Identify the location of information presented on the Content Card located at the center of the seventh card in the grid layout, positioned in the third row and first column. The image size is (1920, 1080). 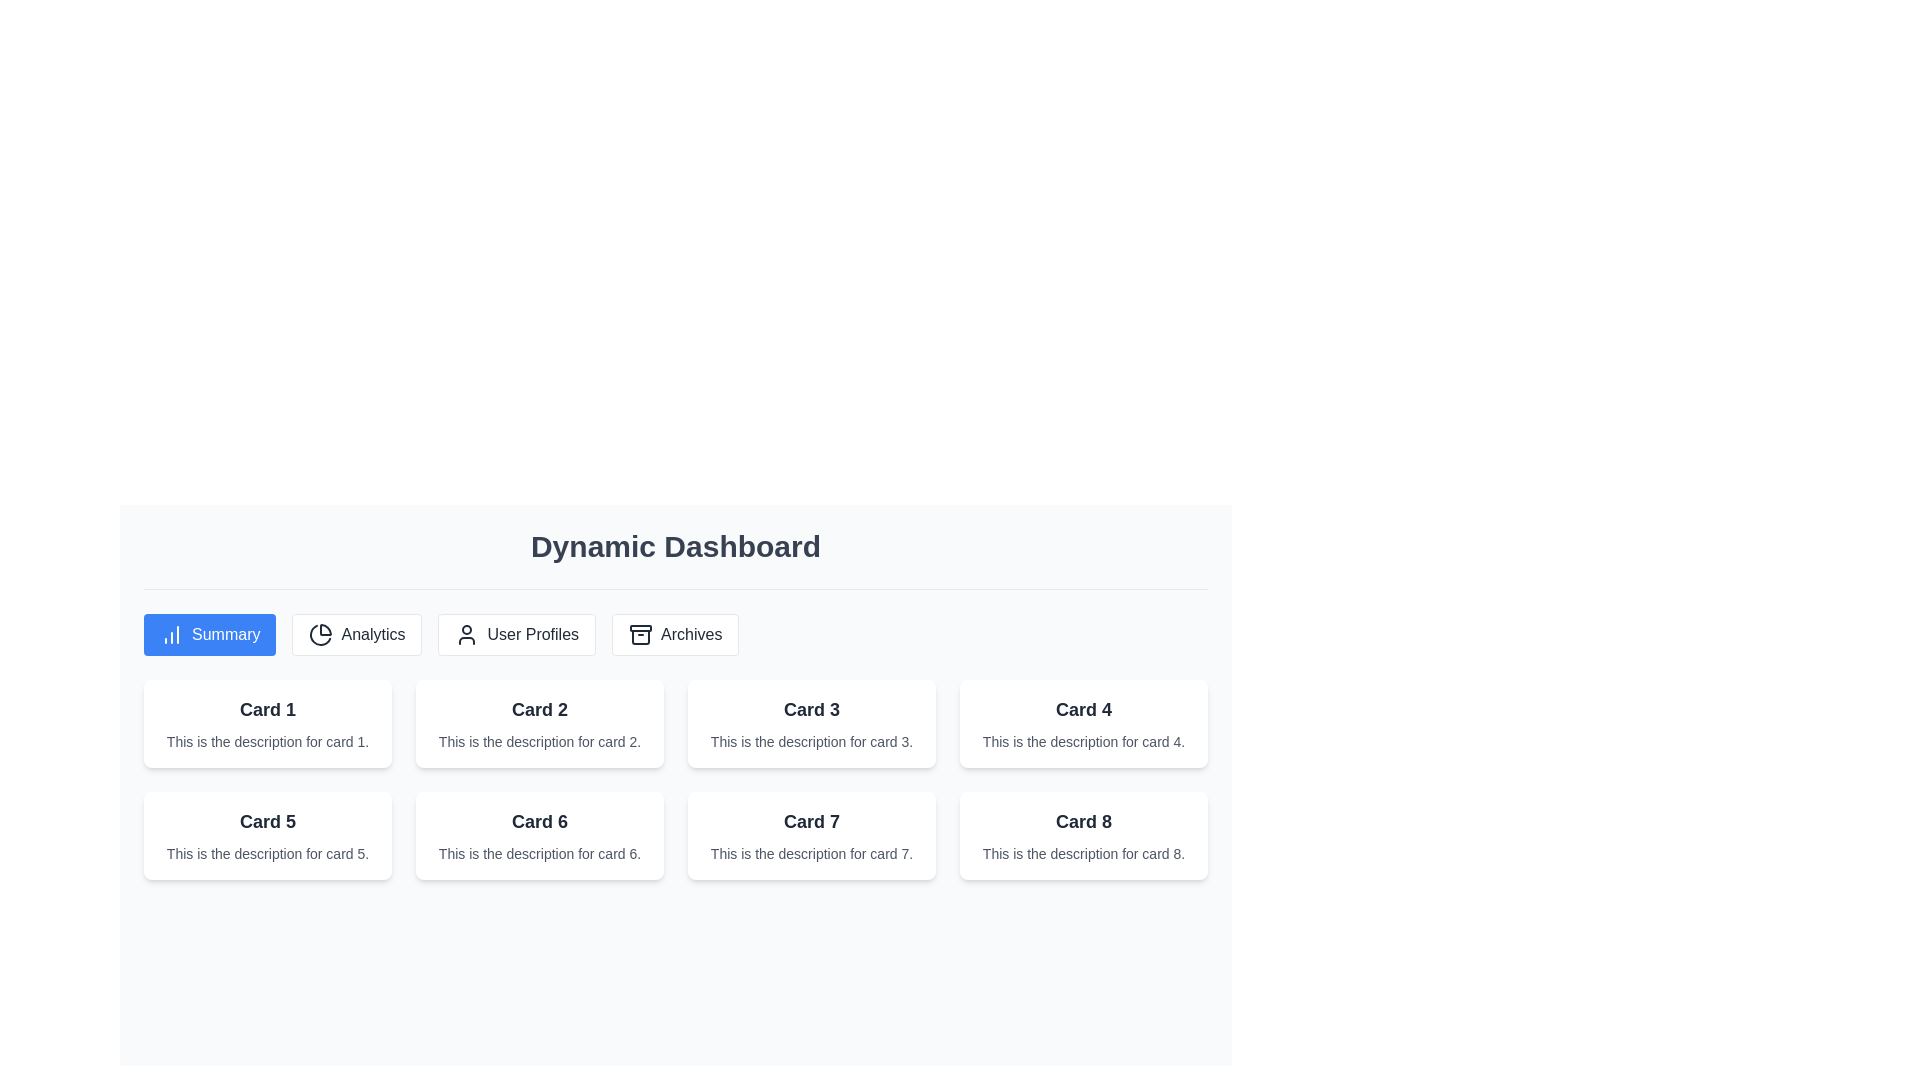
(811, 836).